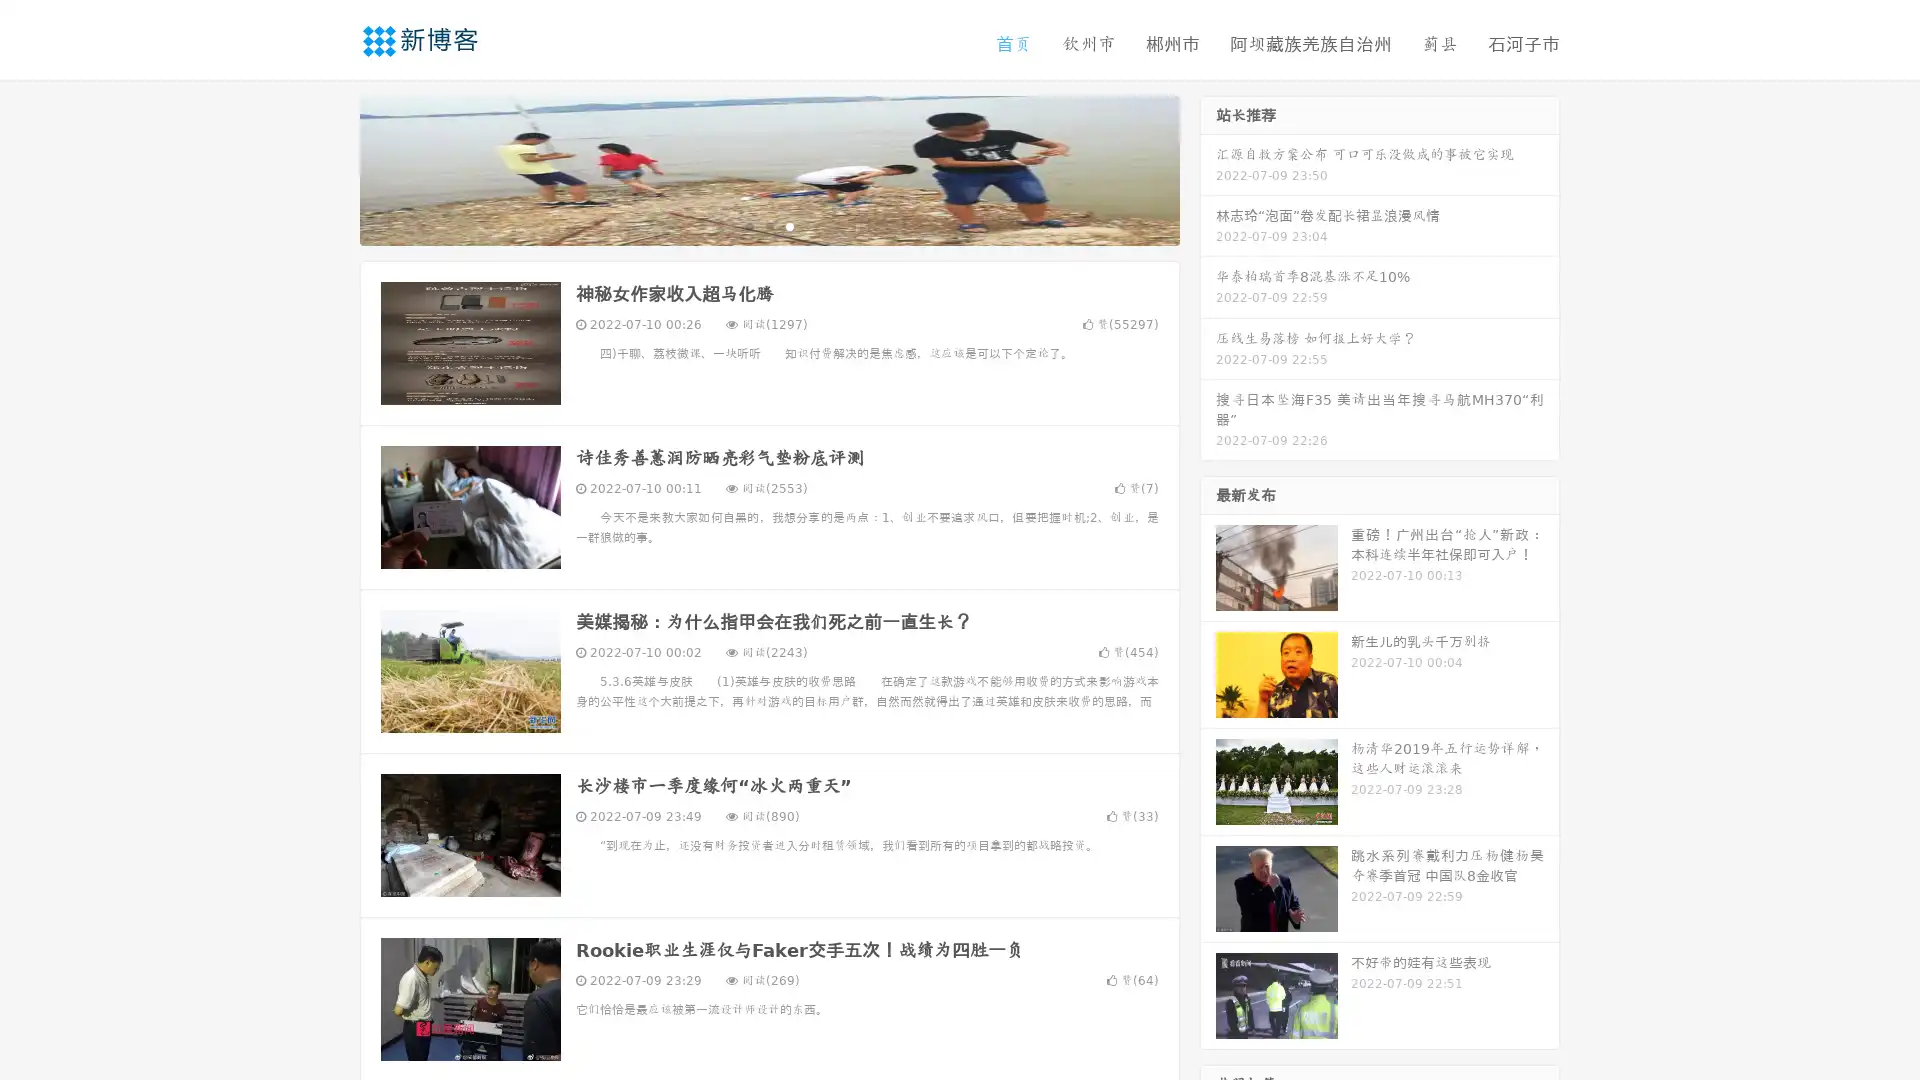  Describe the element at coordinates (789, 225) in the screenshot. I see `Go to slide 3` at that location.